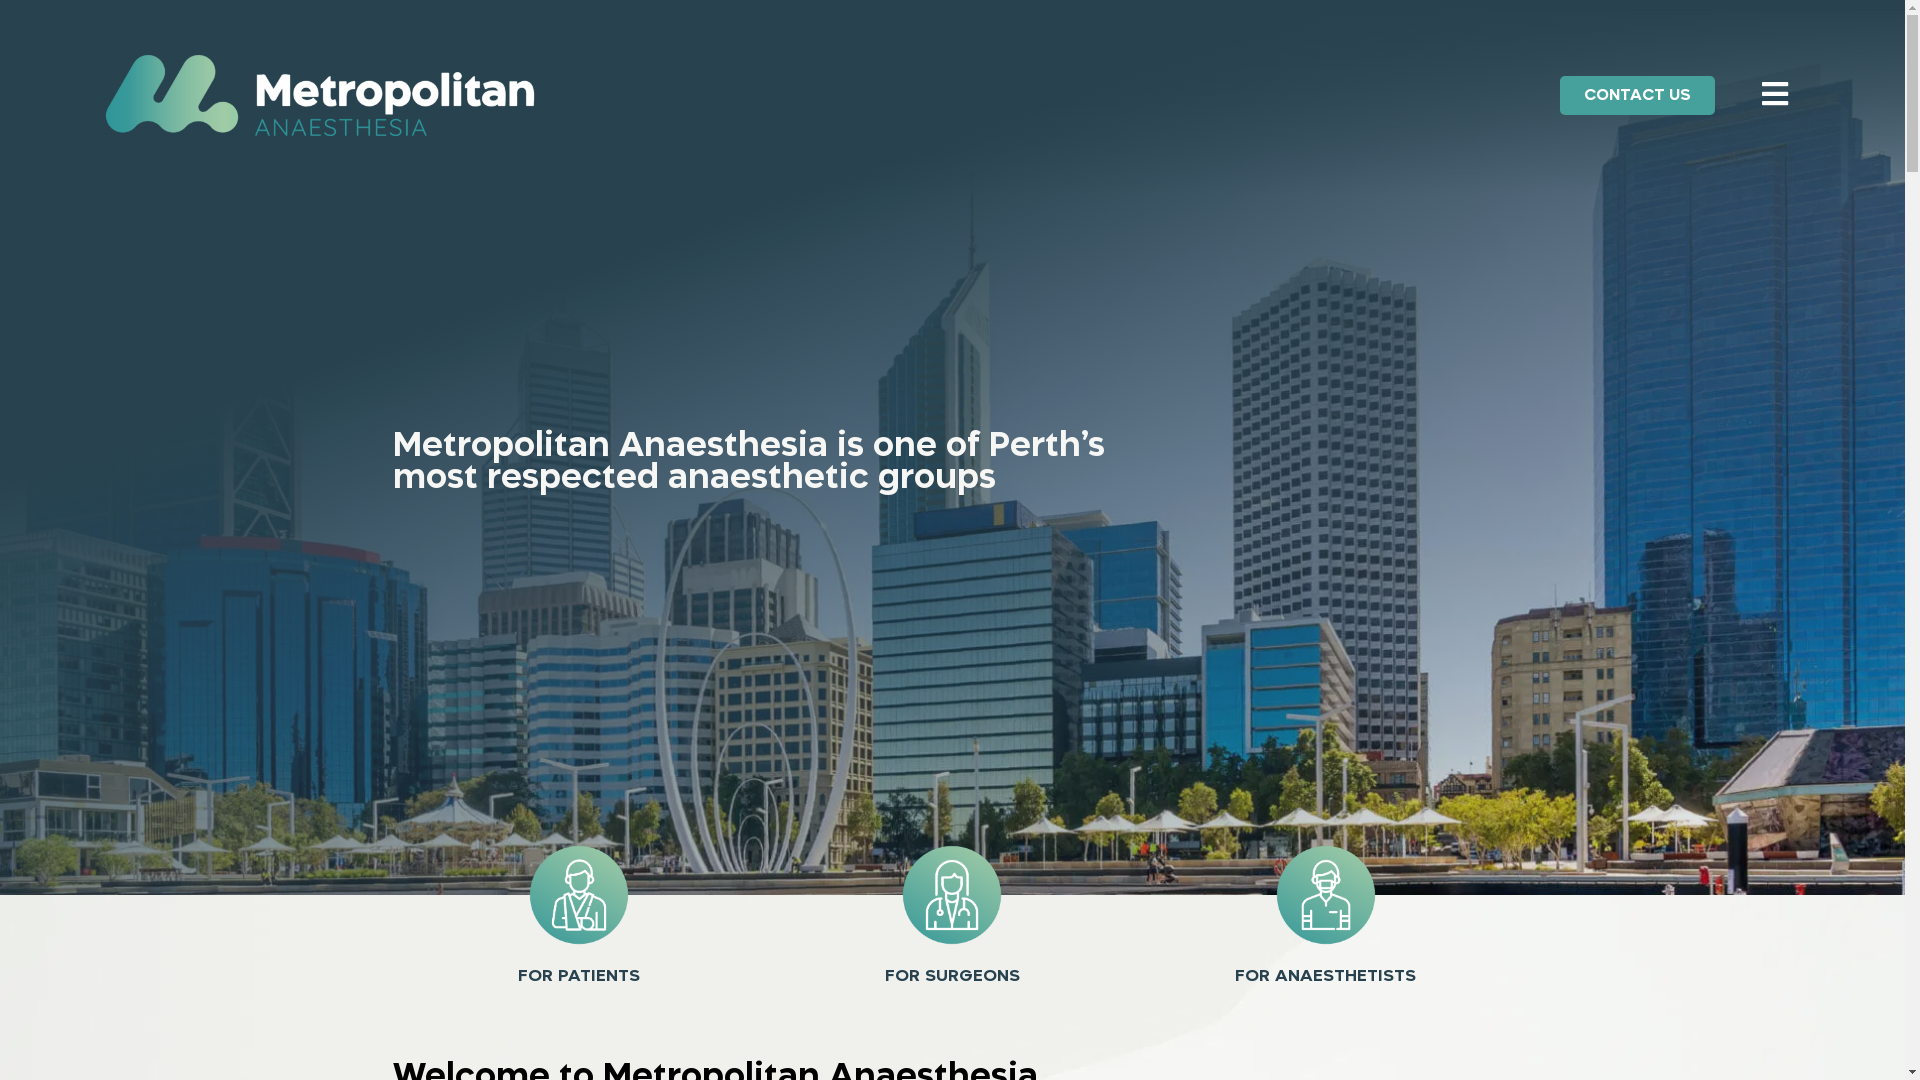 Image resolution: width=1920 pixels, height=1080 pixels. What do you see at coordinates (883, 975) in the screenshot?
I see `'FOR SURGEONS'` at bounding box center [883, 975].